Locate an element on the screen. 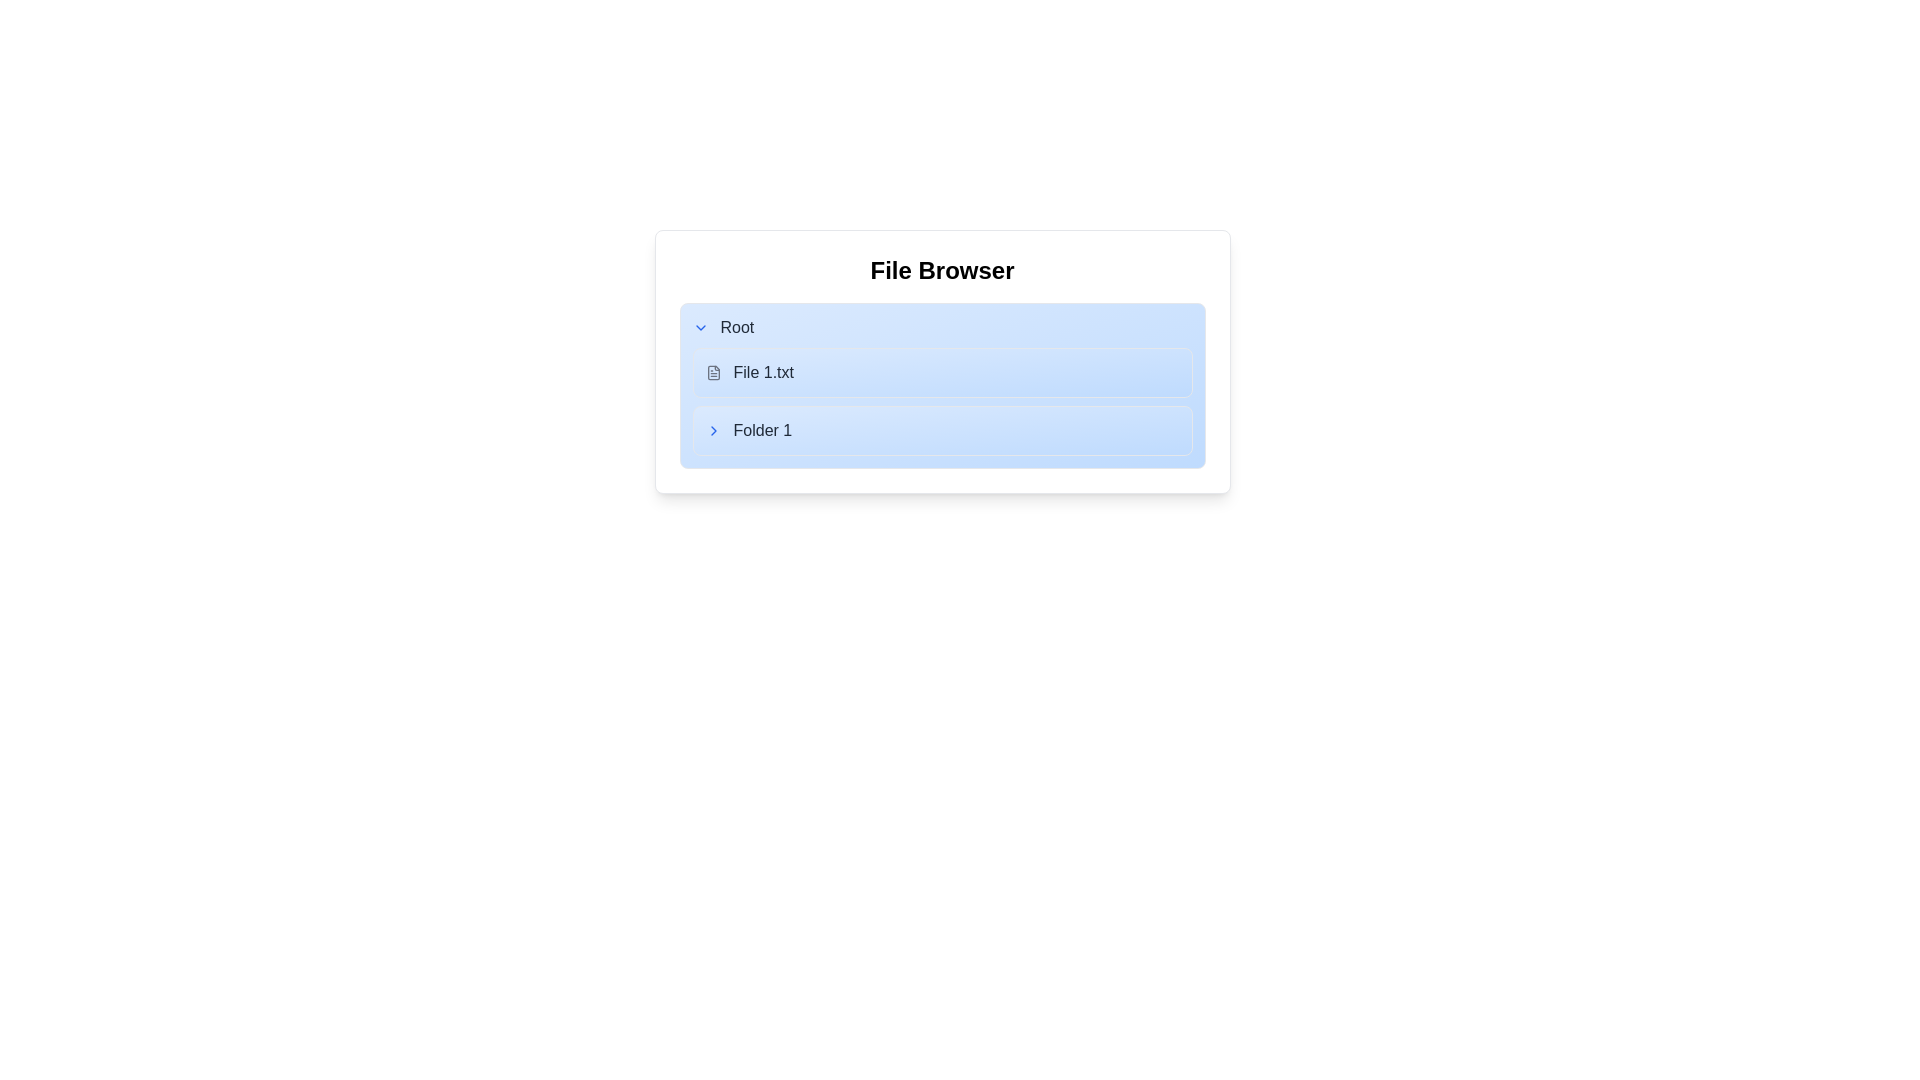 This screenshot has height=1080, width=1920. the text label representing the main directory in the file browser interface is located at coordinates (736, 326).